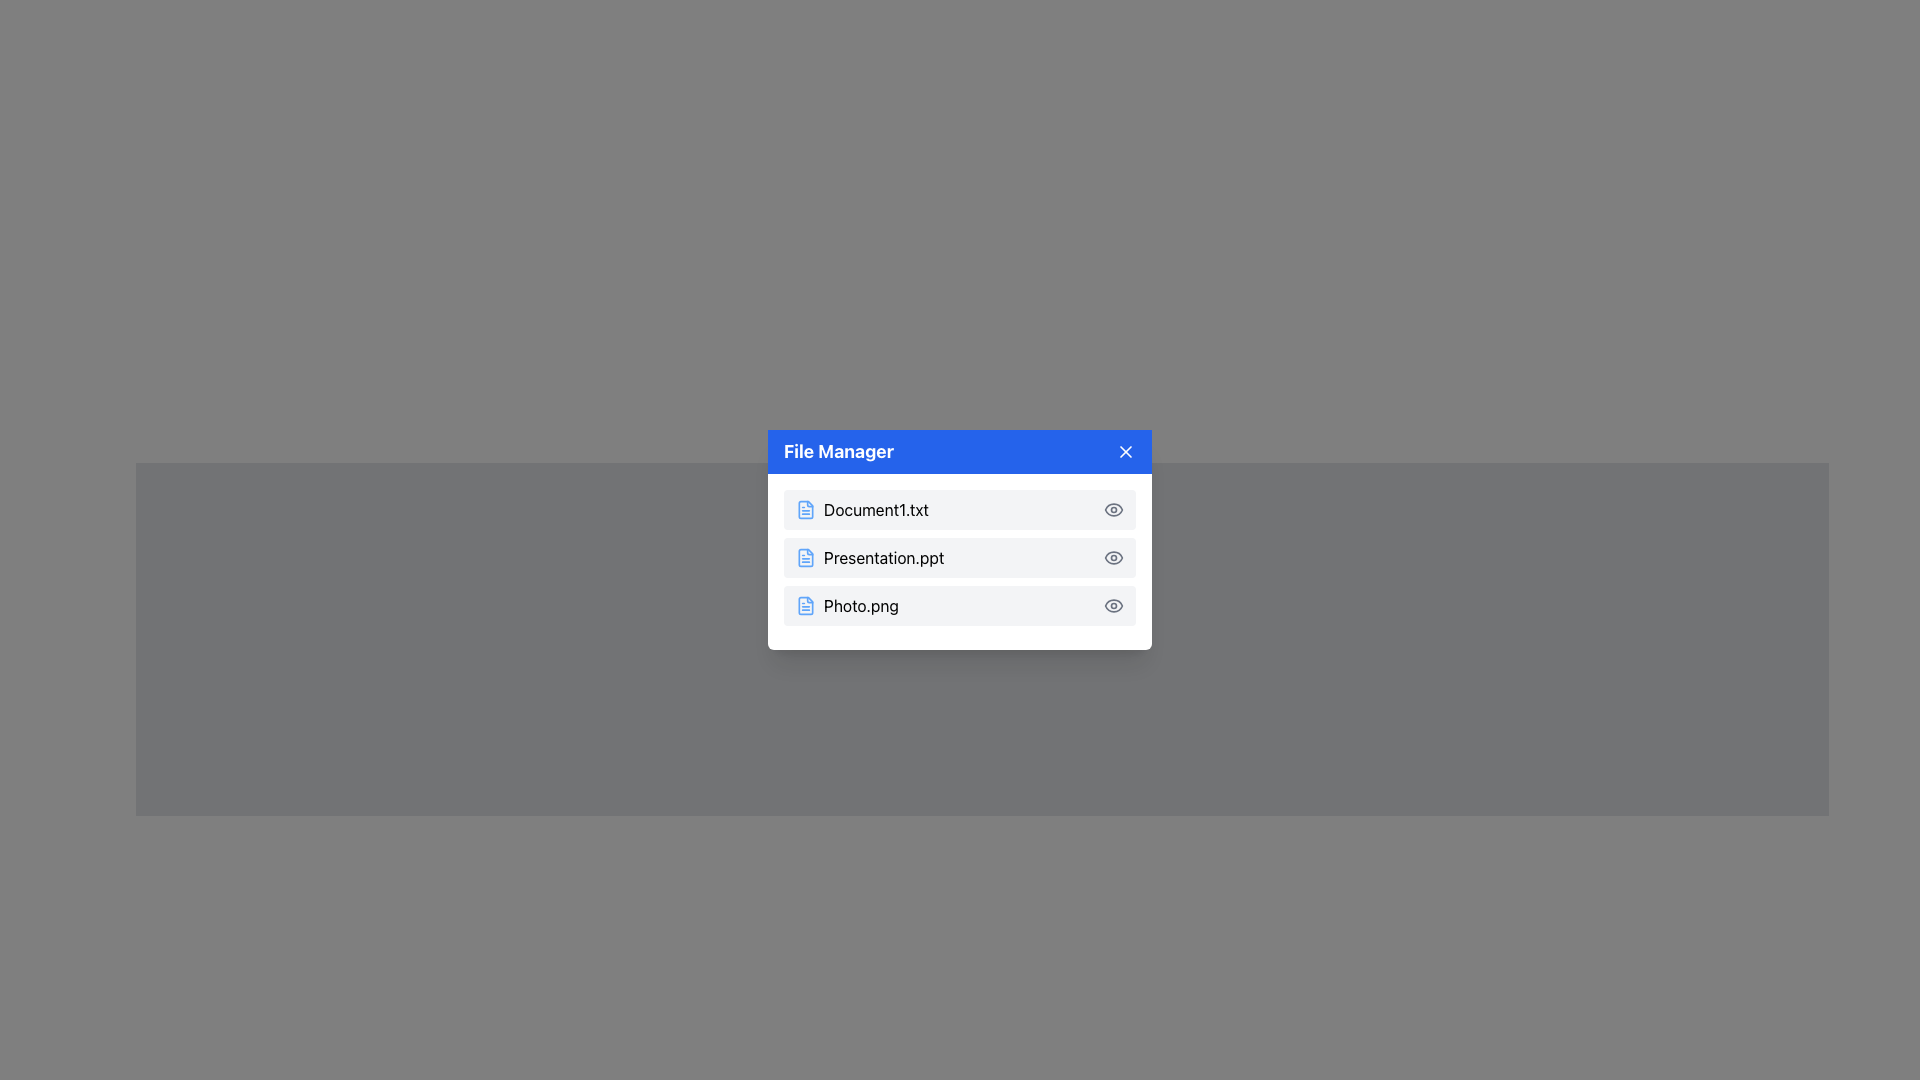  Describe the element at coordinates (1112, 558) in the screenshot. I see `the eye icon with a gray outline adjacent to the text 'Presentation.ppt' in the file manager UI` at that location.